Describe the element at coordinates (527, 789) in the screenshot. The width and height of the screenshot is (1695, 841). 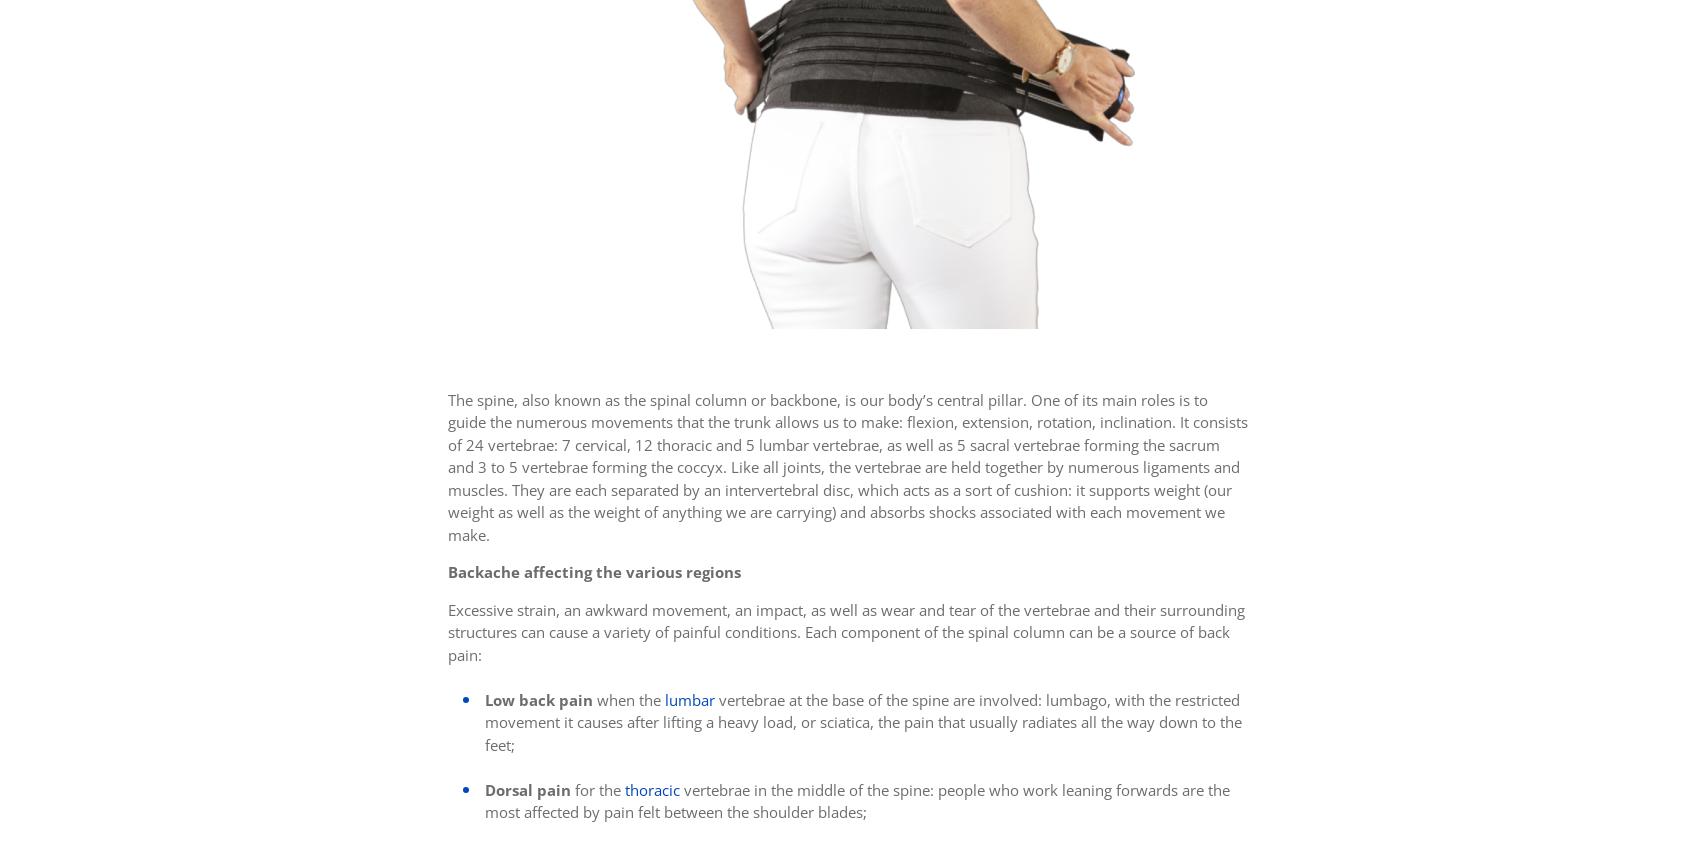
I see `'Dorsal pain'` at that location.